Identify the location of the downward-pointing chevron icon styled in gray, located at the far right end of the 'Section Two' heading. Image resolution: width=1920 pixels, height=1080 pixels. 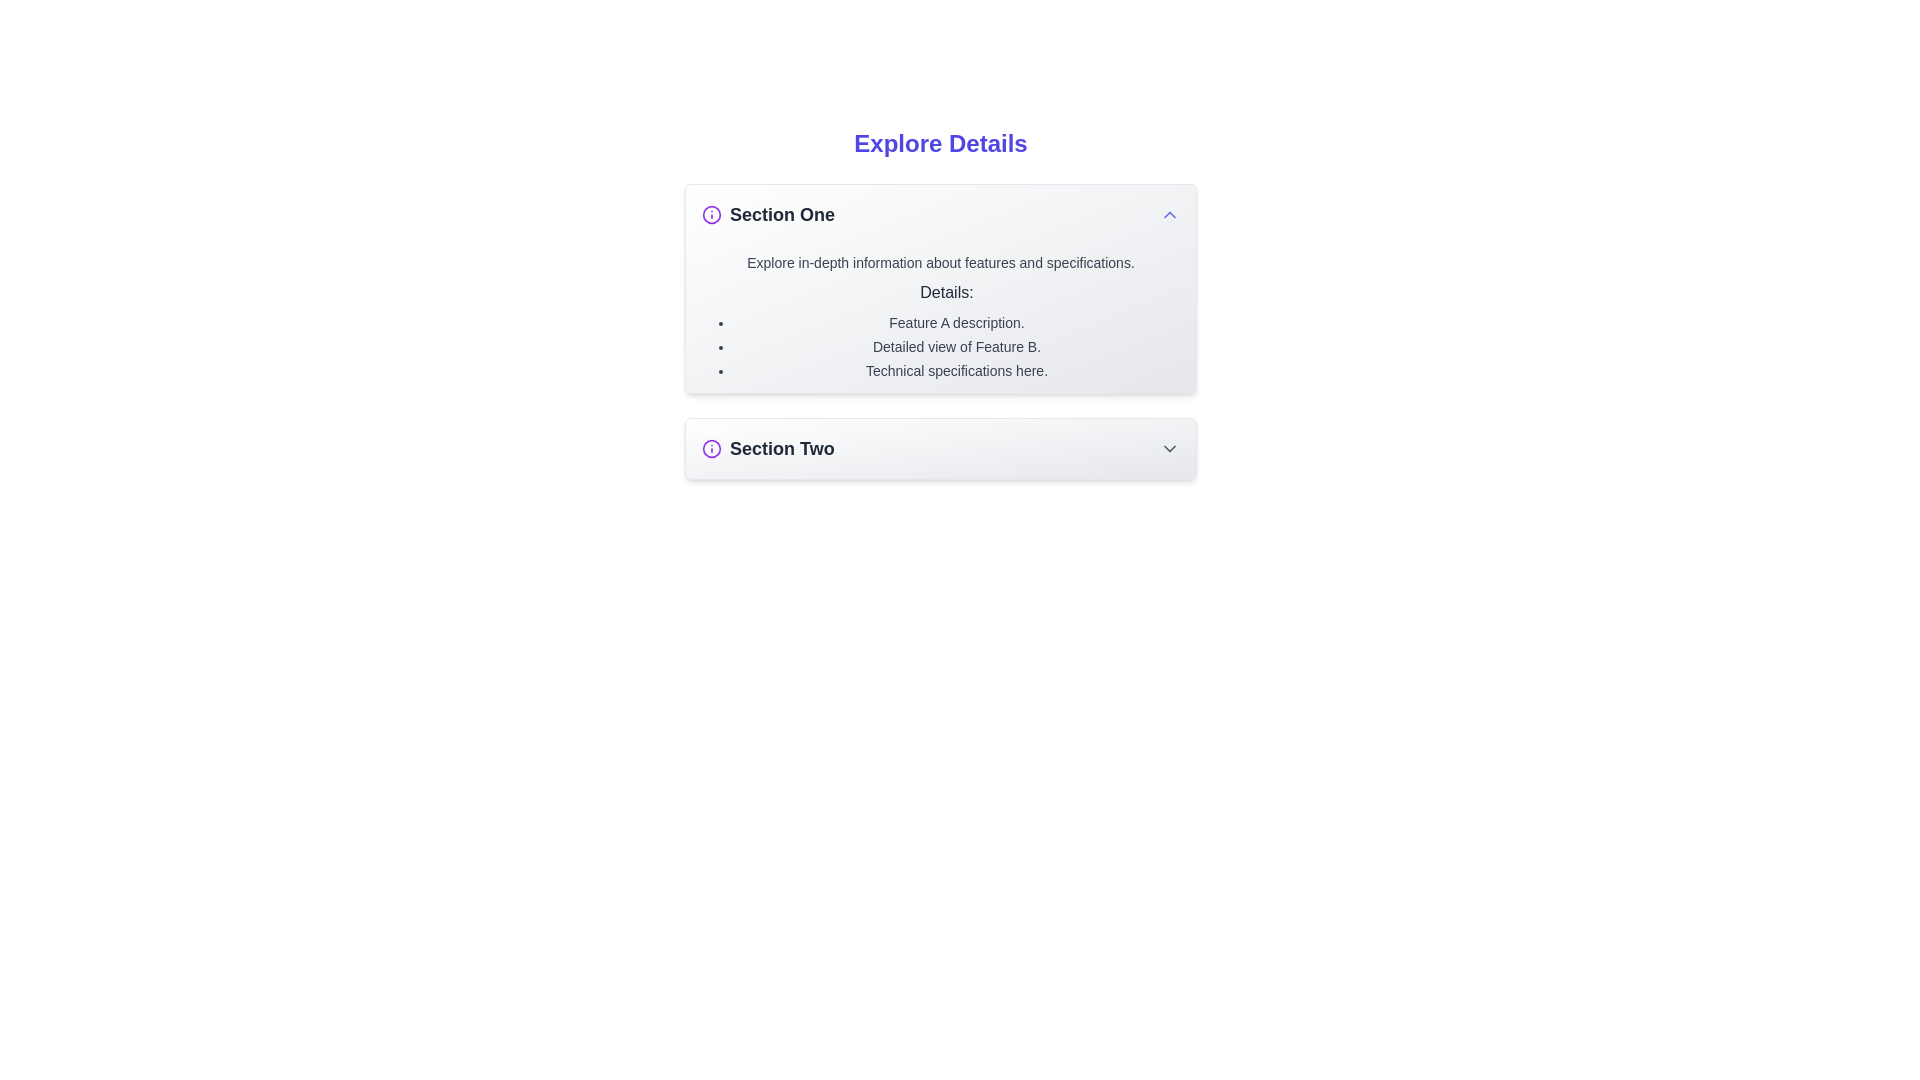
(1170, 447).